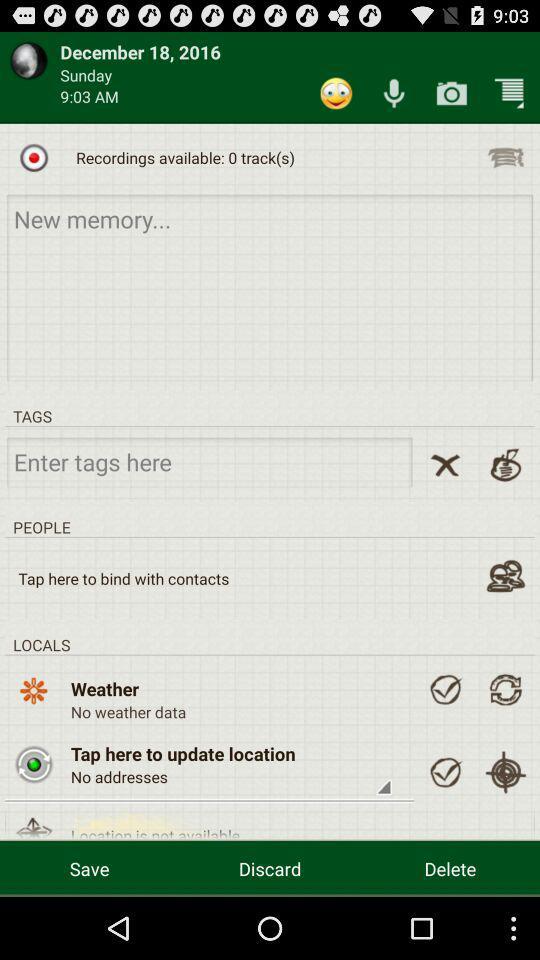 This screenshot has width=540, height=960. Describe the element at coordinates (504, 737) in the screenshot. I see `the refresh icon` at that location.